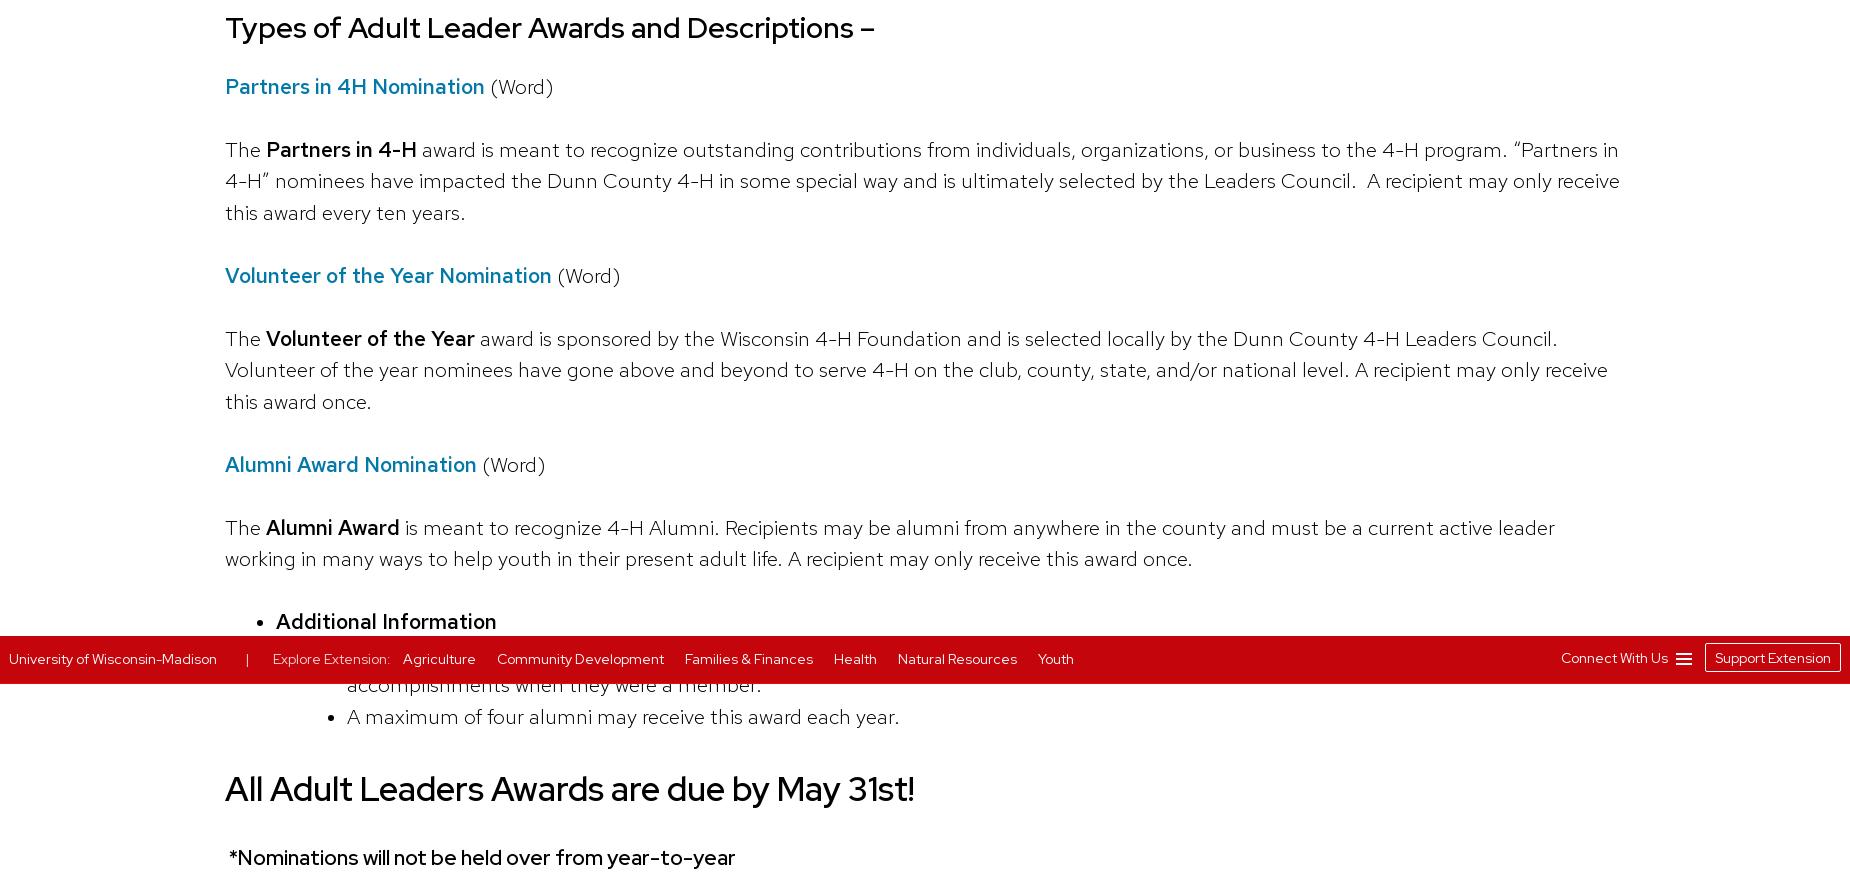 The height and width of the screenshot is (882, 1850). Describe the element at coordinates (1195, 104) in the screenshot. I see `'Disability Accommodation Requests'` at that location.